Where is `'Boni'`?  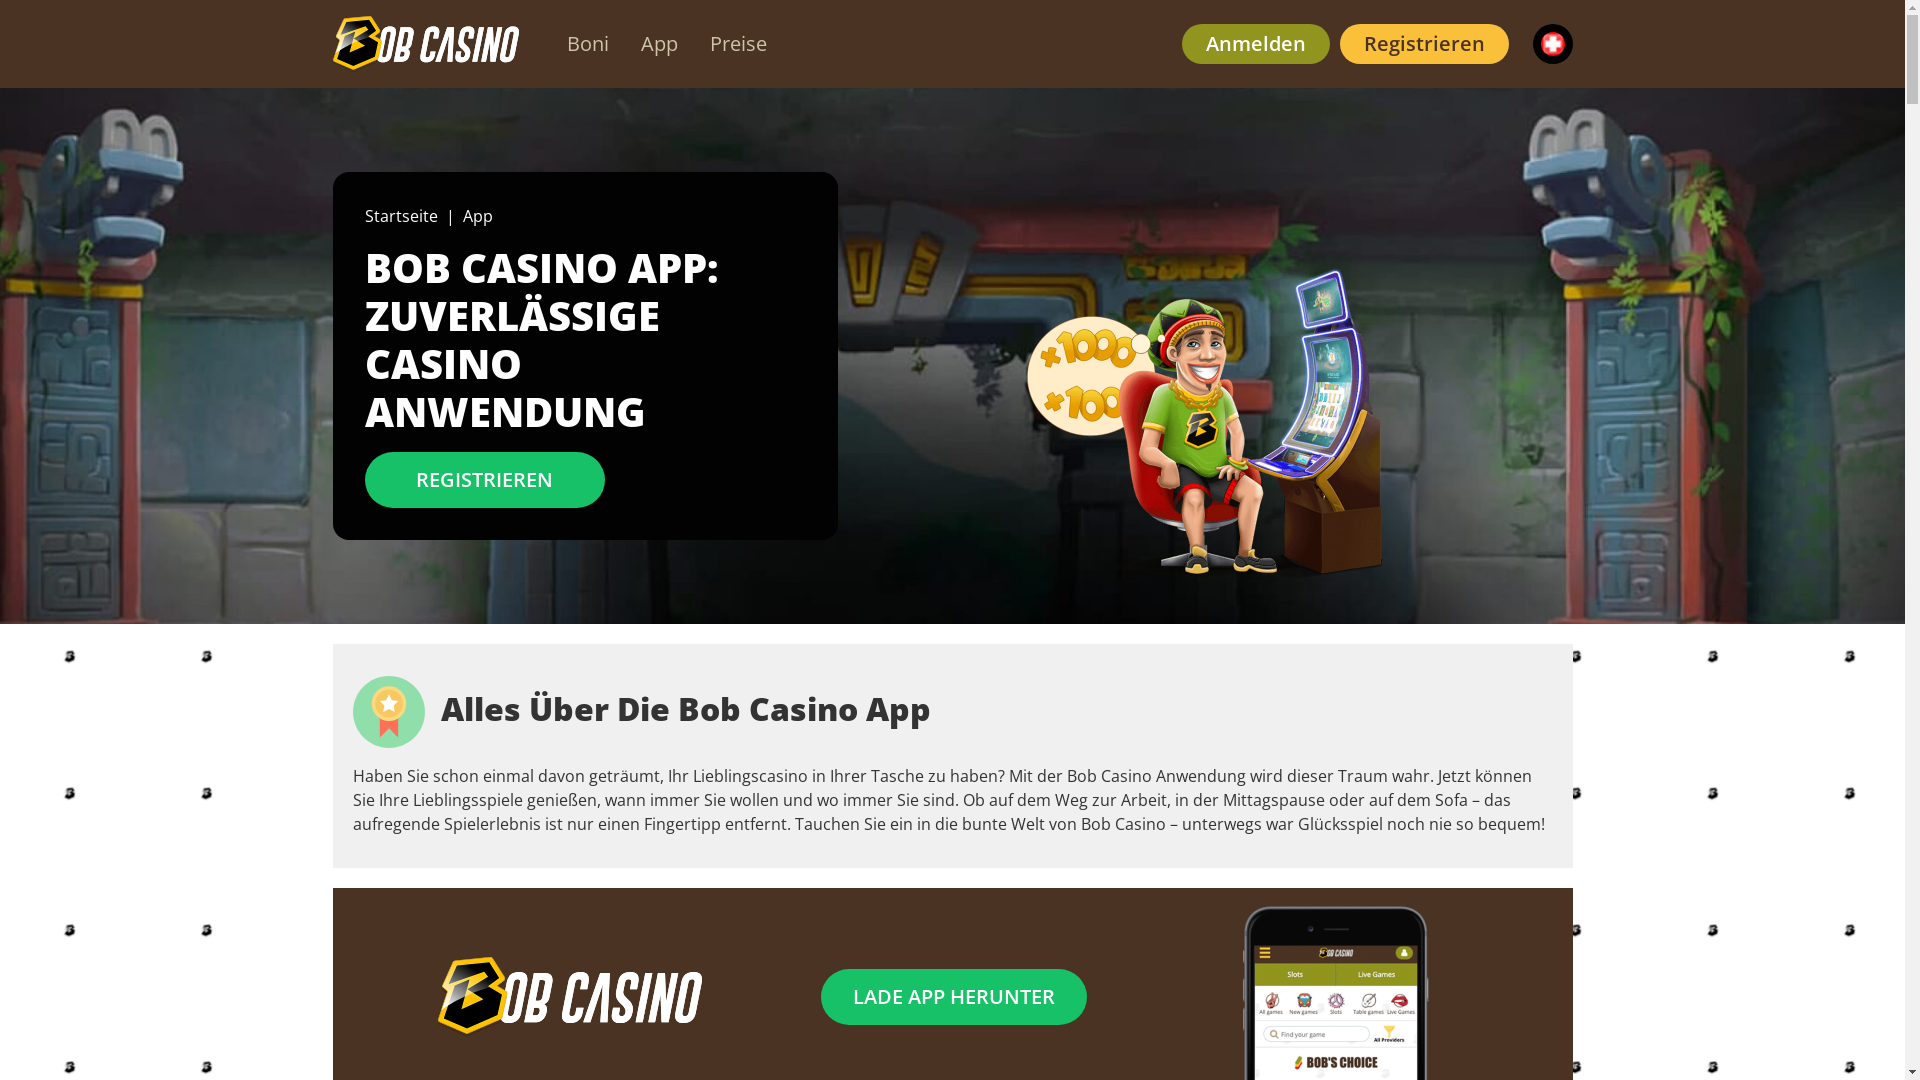 'Boni' is located at coordinates (585, 43).